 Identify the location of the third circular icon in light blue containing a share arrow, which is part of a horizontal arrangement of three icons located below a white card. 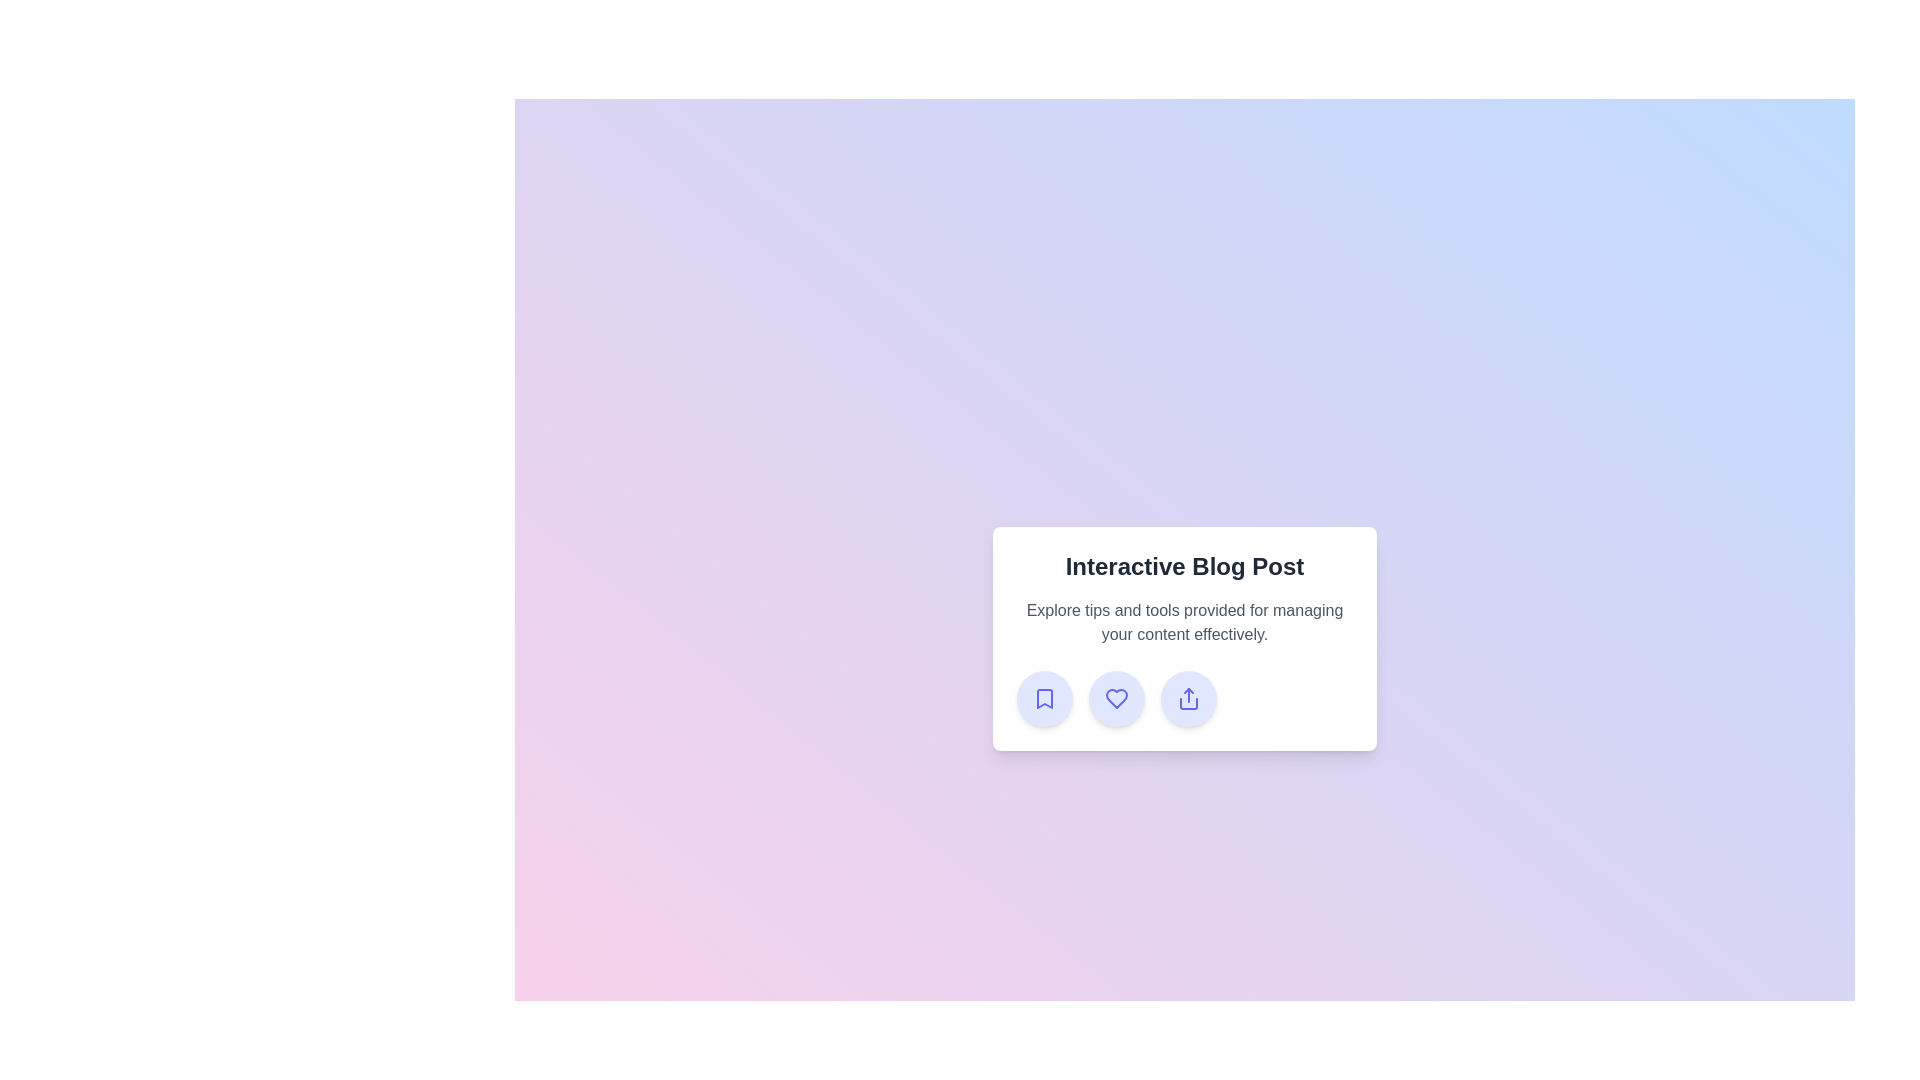
(1185, 697).